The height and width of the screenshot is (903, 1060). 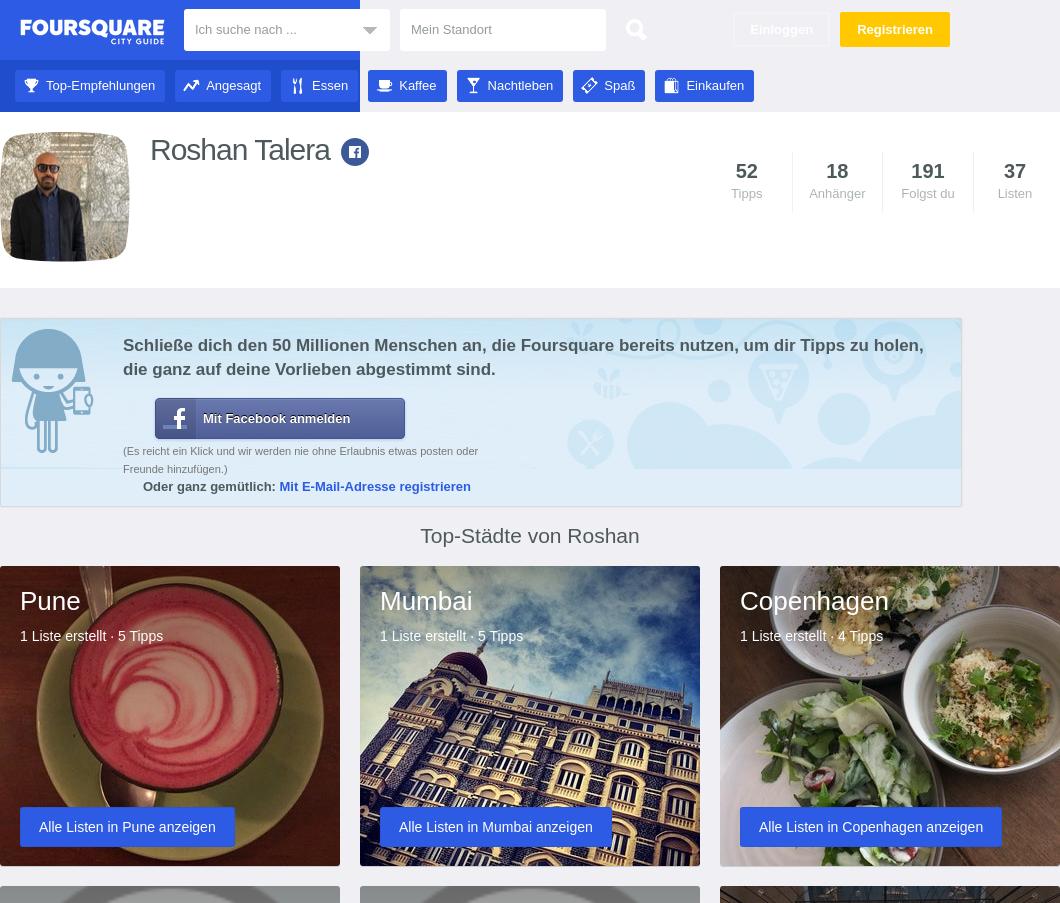 What do you see at coordinates (808, 192) in the screenshot?
I see `'Anhänger'` at bounding box center [808, 192].